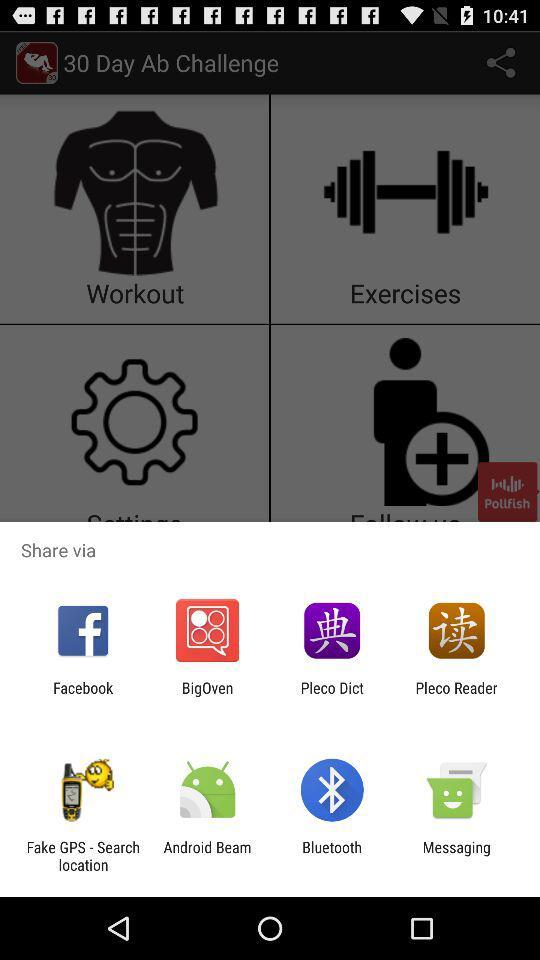 This screenshot has width=540, height=960. Describe the element at coordinates (82, 696) in the screenshot. I see `the app to the left of bigoven` at that location.